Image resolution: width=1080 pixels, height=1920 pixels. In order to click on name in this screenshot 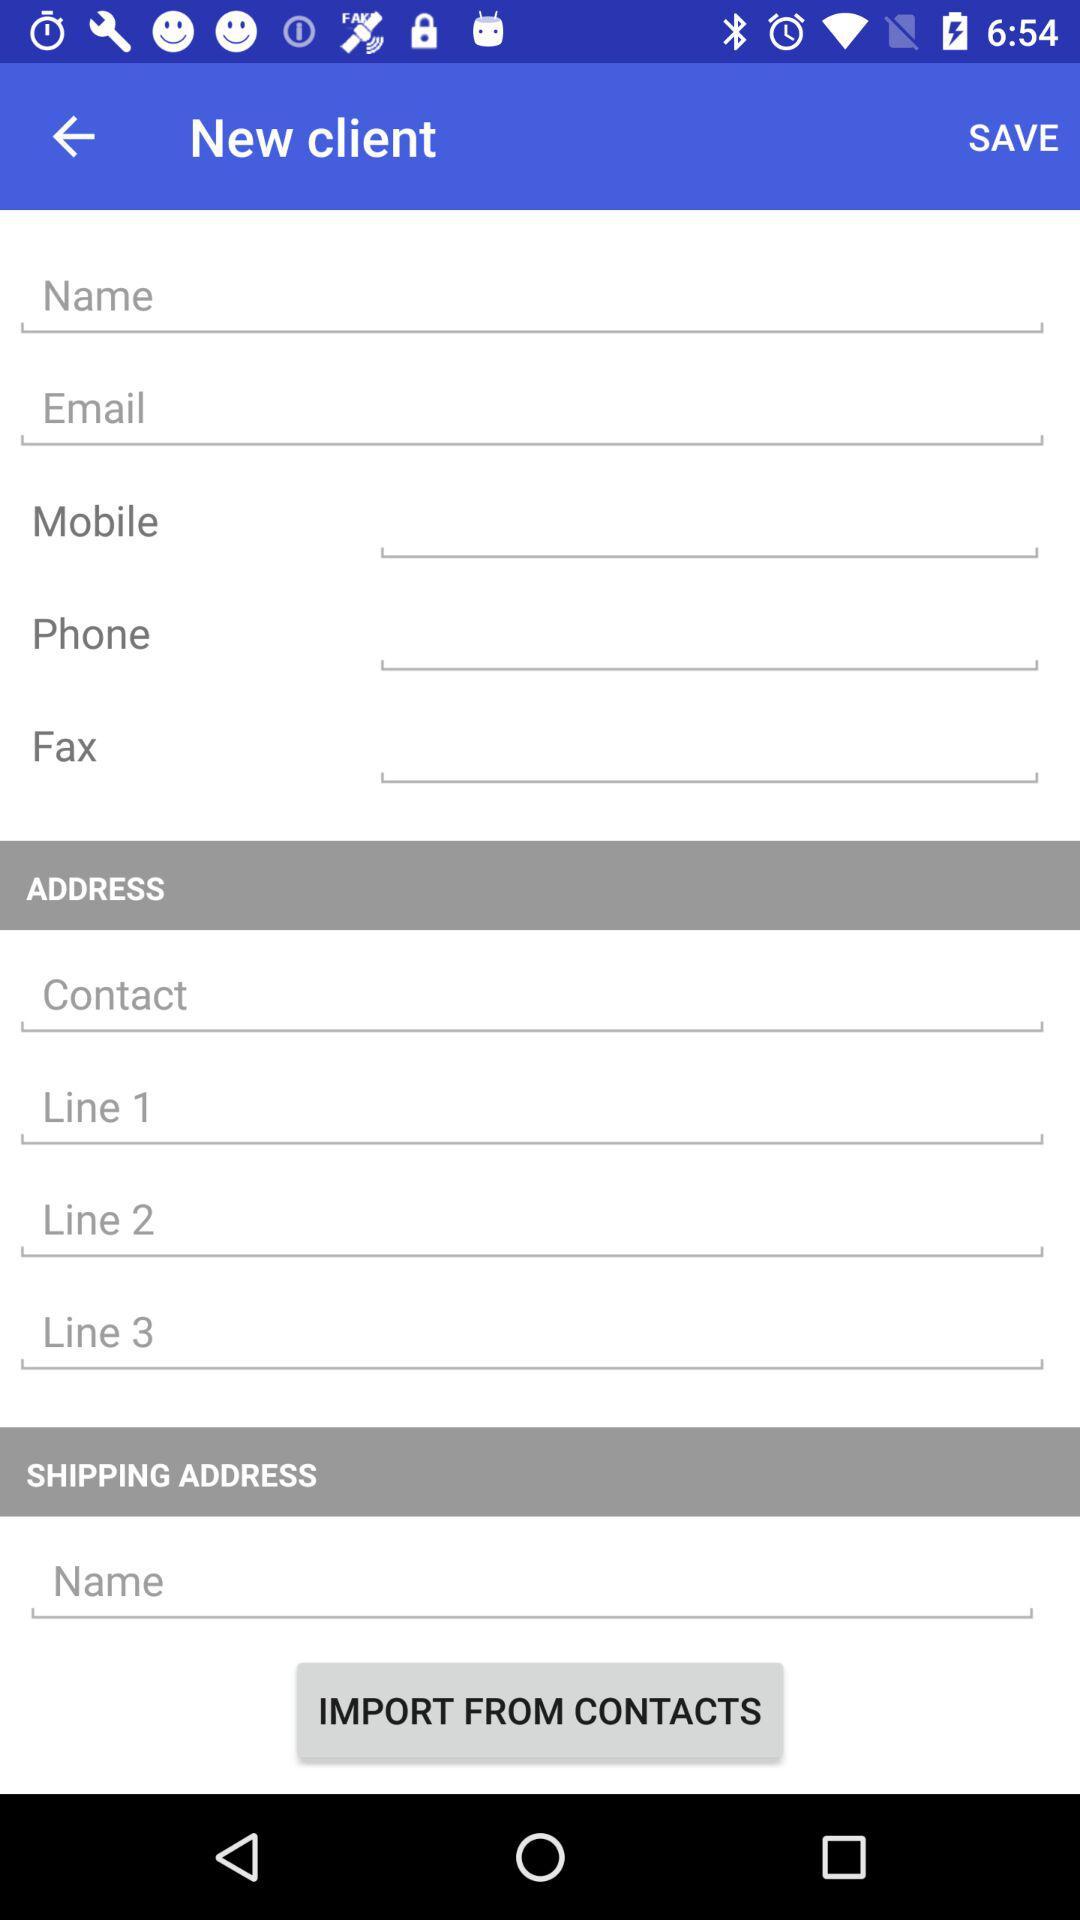, I will do `click(531, 294)`.